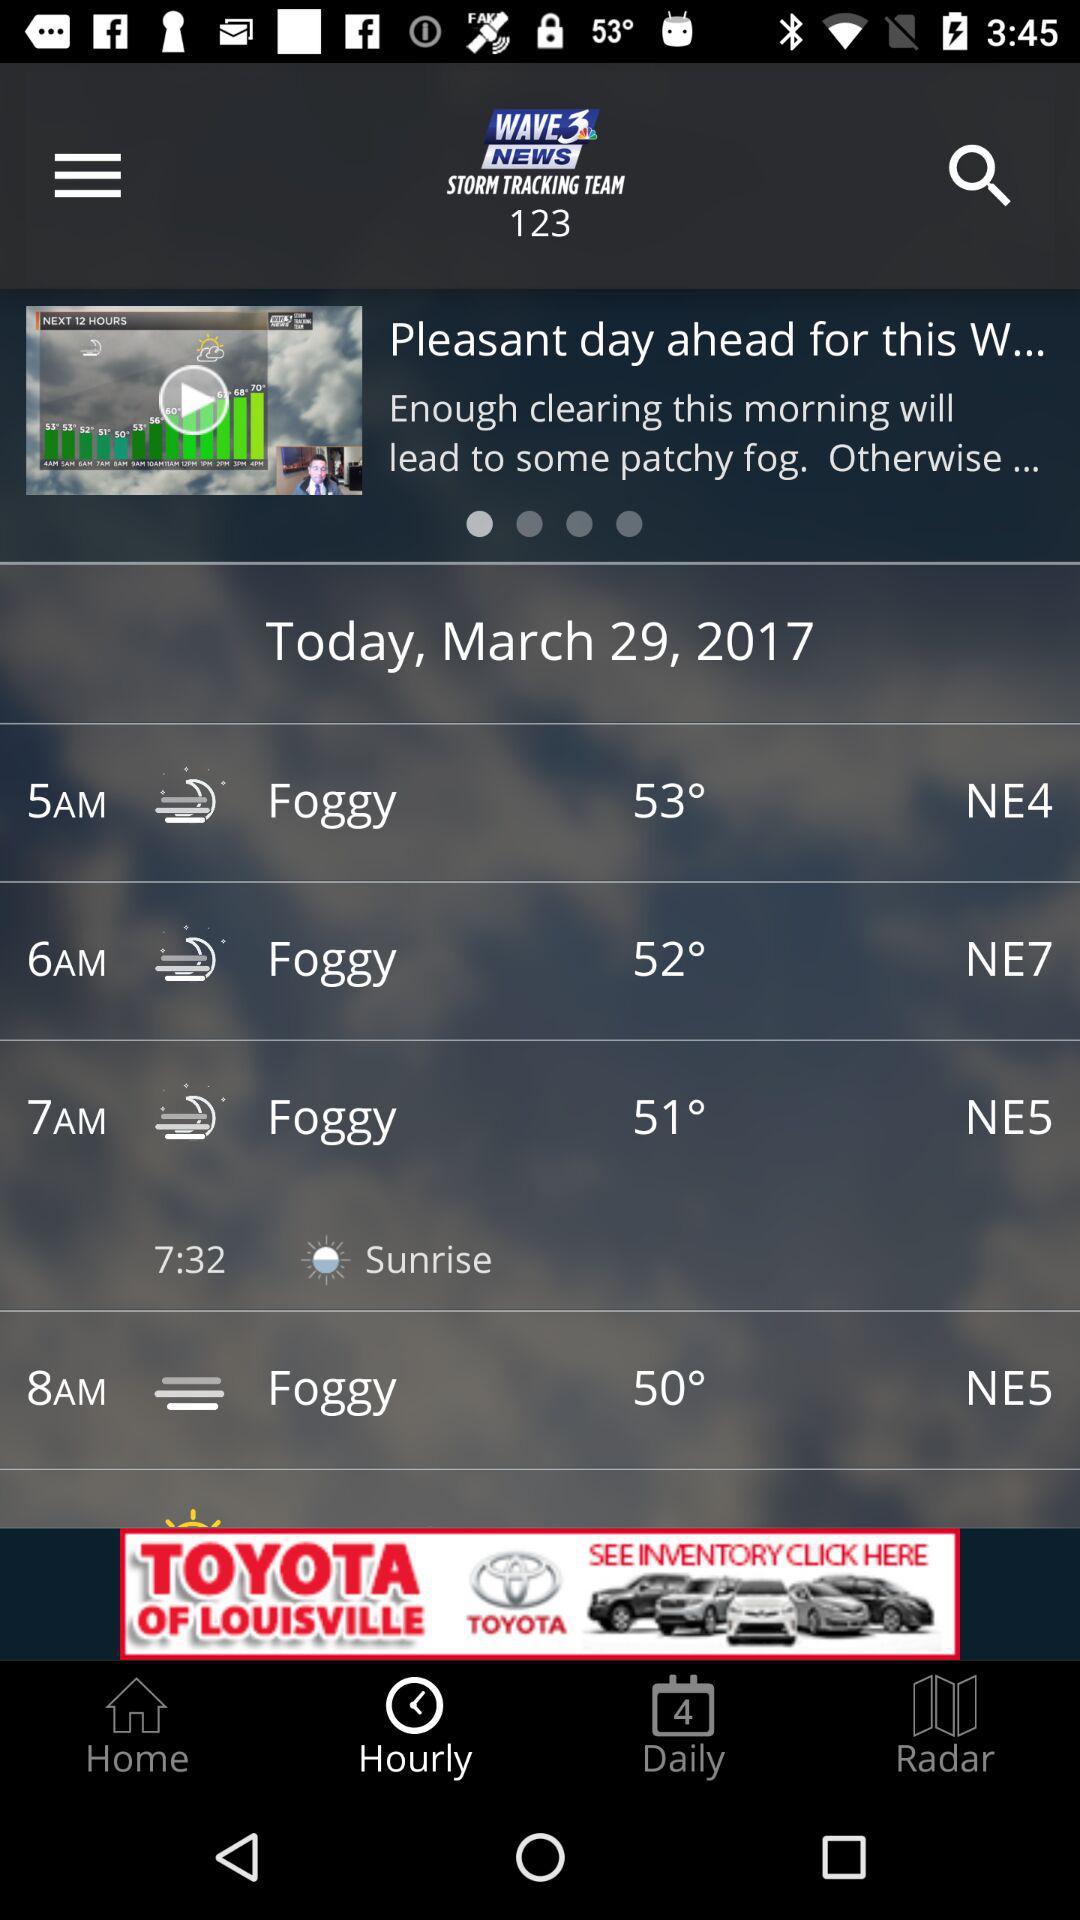 This screenshot has width=1080, height=1920. What do you see at coordinates (682, 1726) in the screenshot?
I see `daily icon` at bounding box center [682, 1726].